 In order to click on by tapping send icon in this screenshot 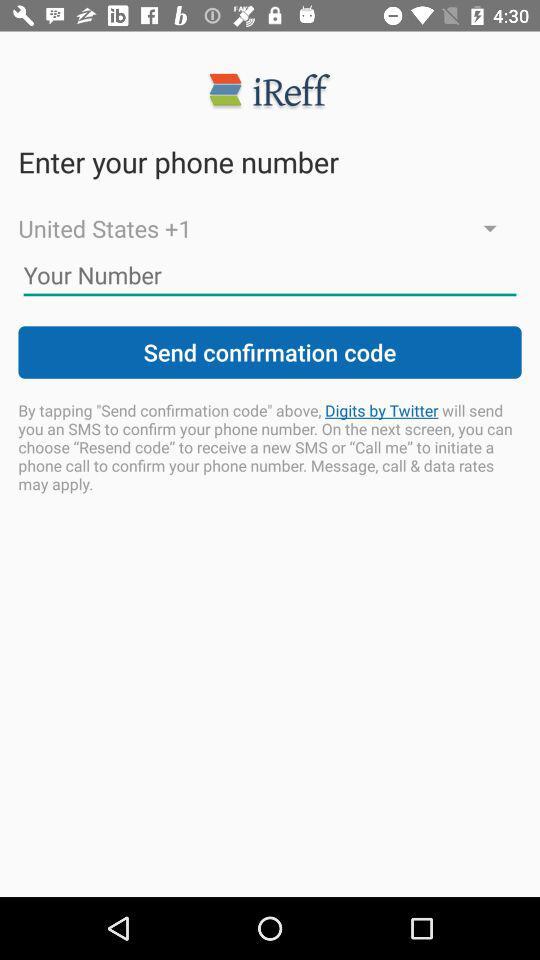, I will do `click(270, 447)`.